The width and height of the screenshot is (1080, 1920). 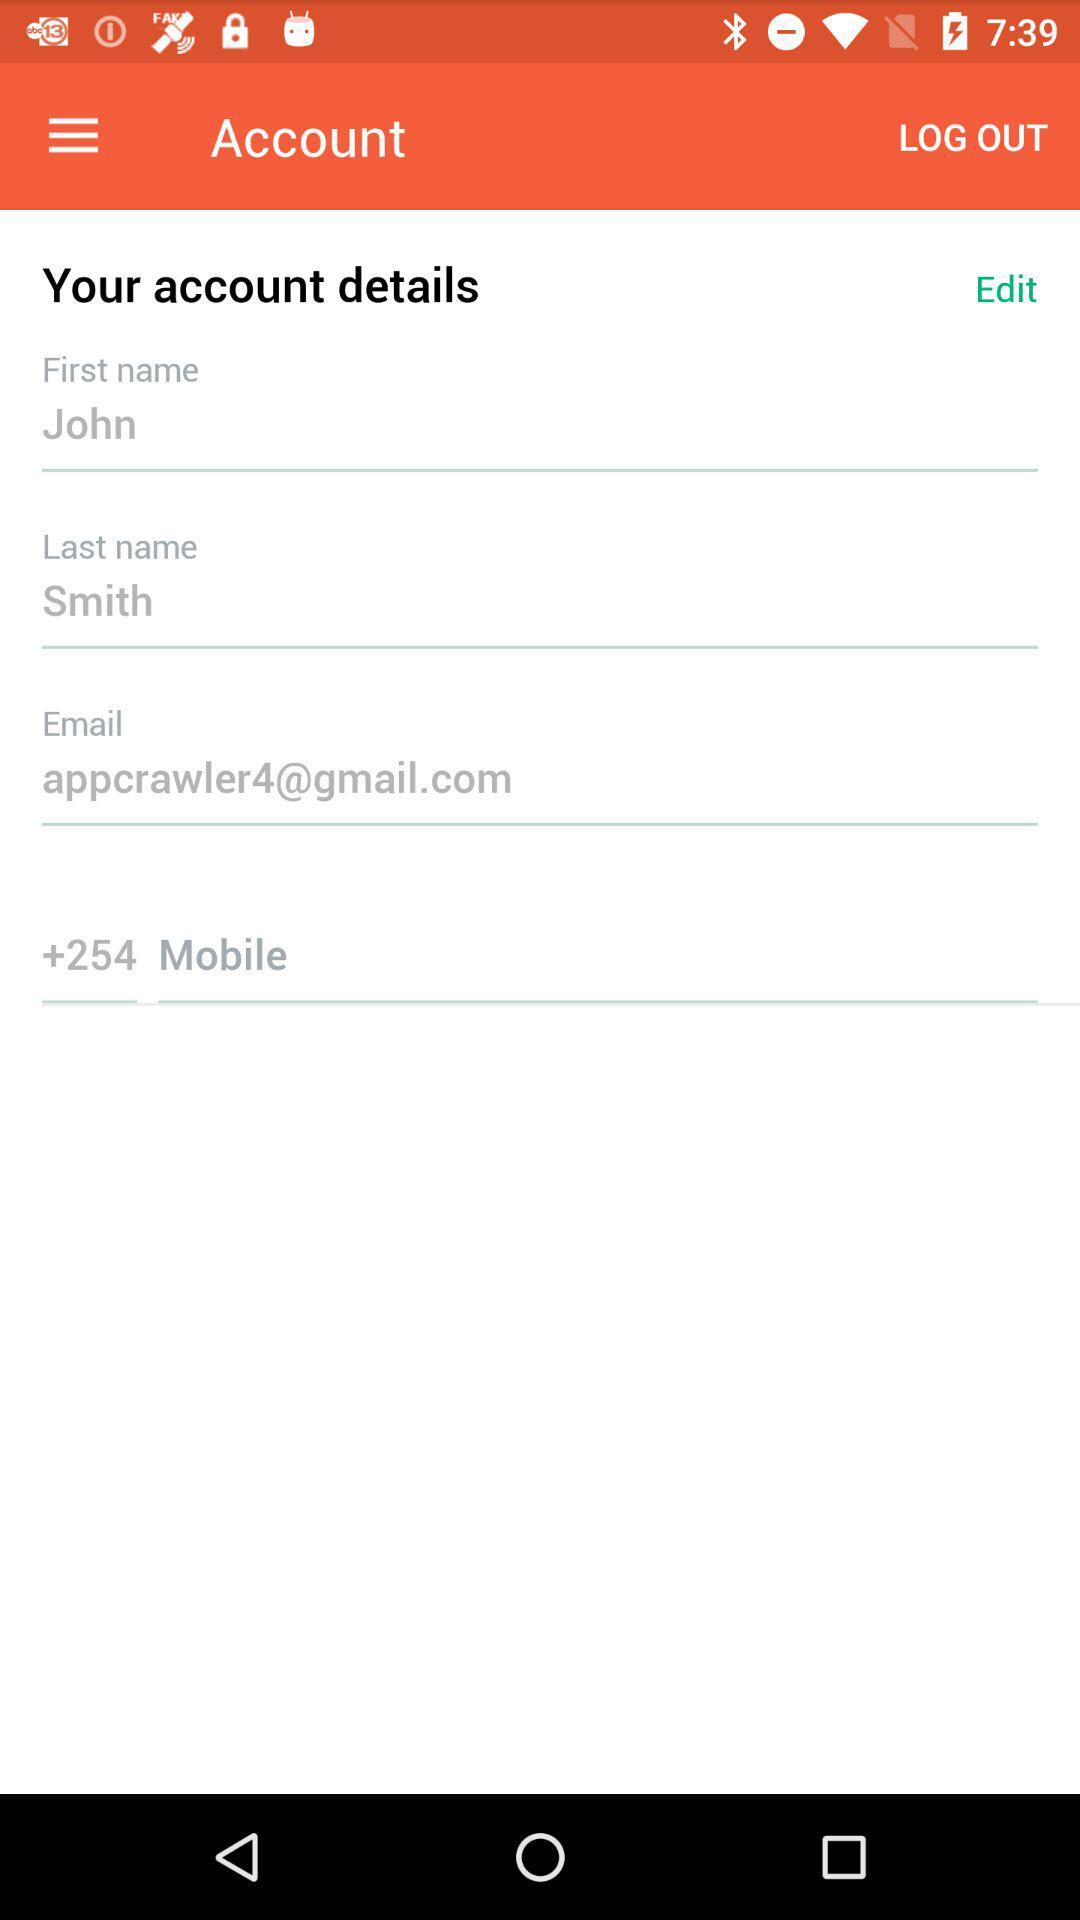 I want to click on the item next to the account item, so click(x=72, y=135).